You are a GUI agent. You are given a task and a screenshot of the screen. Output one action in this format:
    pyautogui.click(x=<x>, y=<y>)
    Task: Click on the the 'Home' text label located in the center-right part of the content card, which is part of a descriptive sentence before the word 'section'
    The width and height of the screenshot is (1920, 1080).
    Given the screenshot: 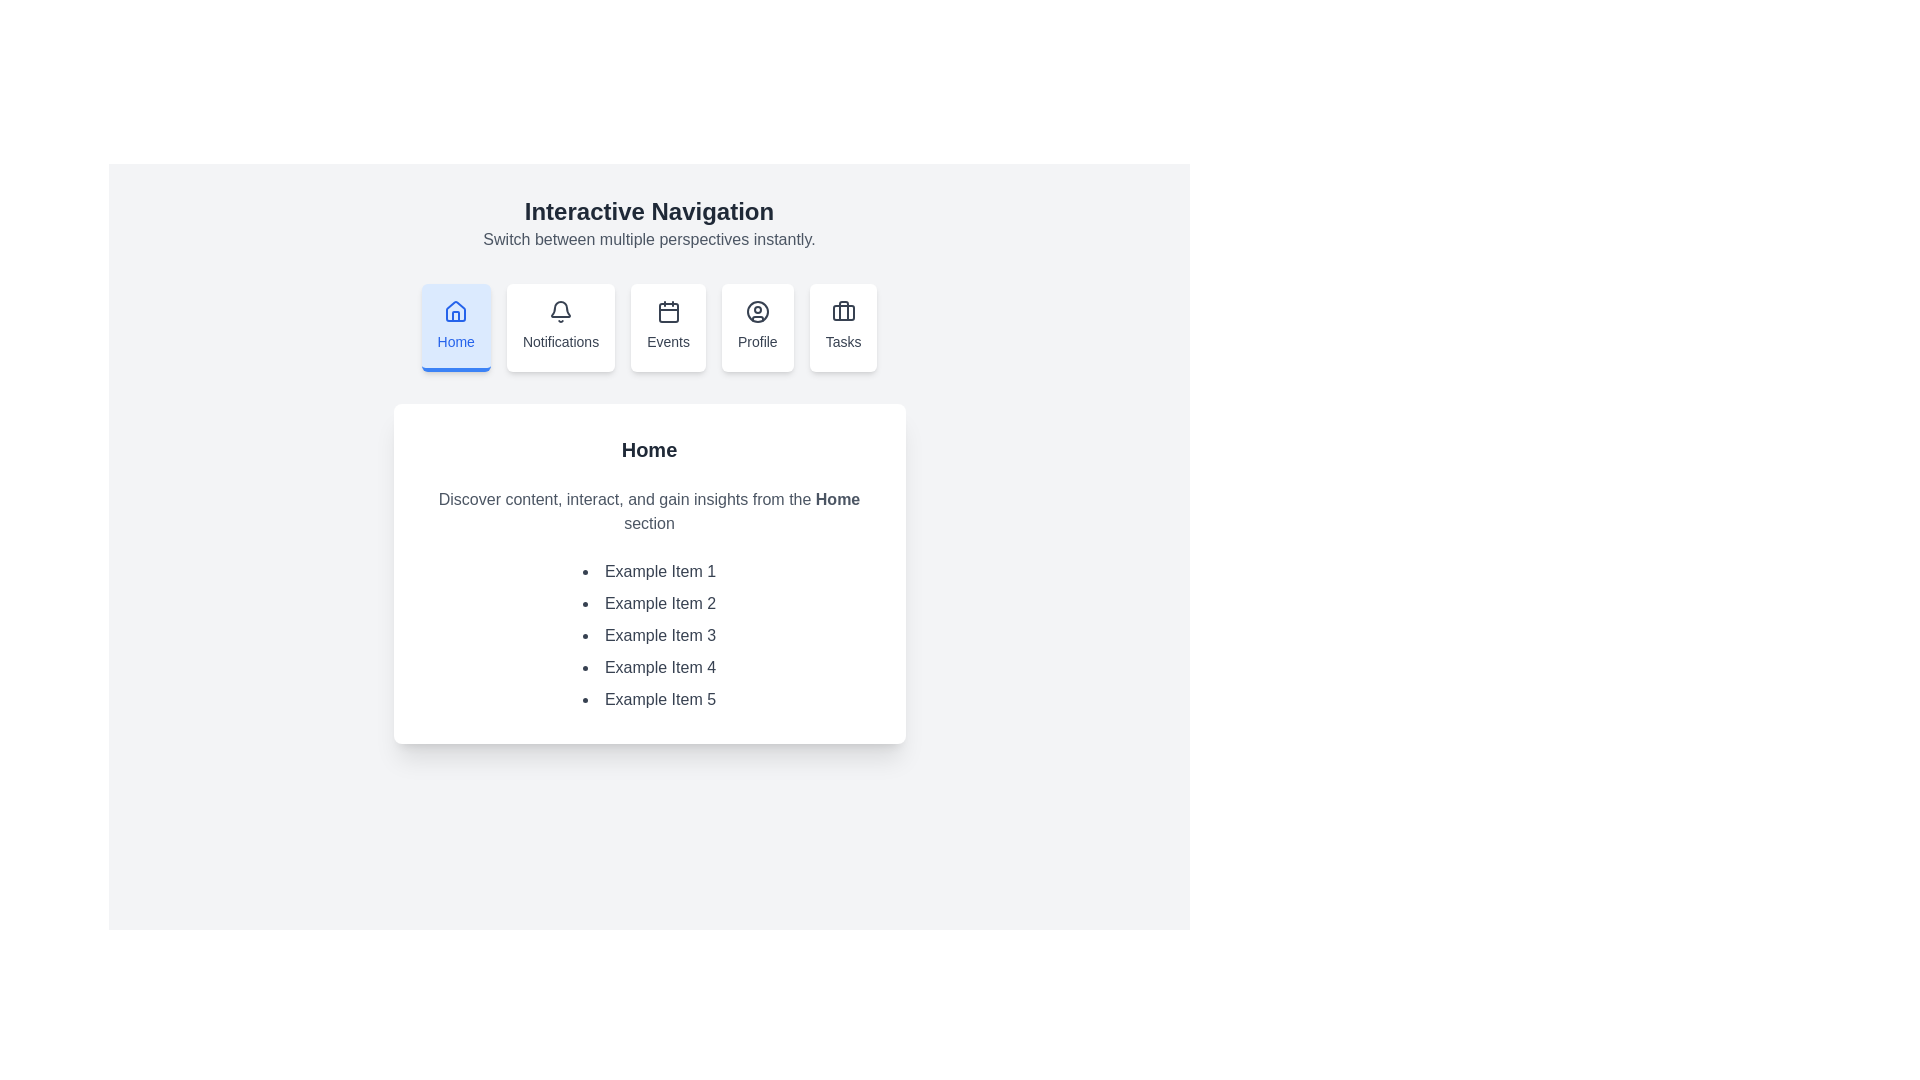 What is the action you would take?
    pyautogui.click(x=838, y=498)
    